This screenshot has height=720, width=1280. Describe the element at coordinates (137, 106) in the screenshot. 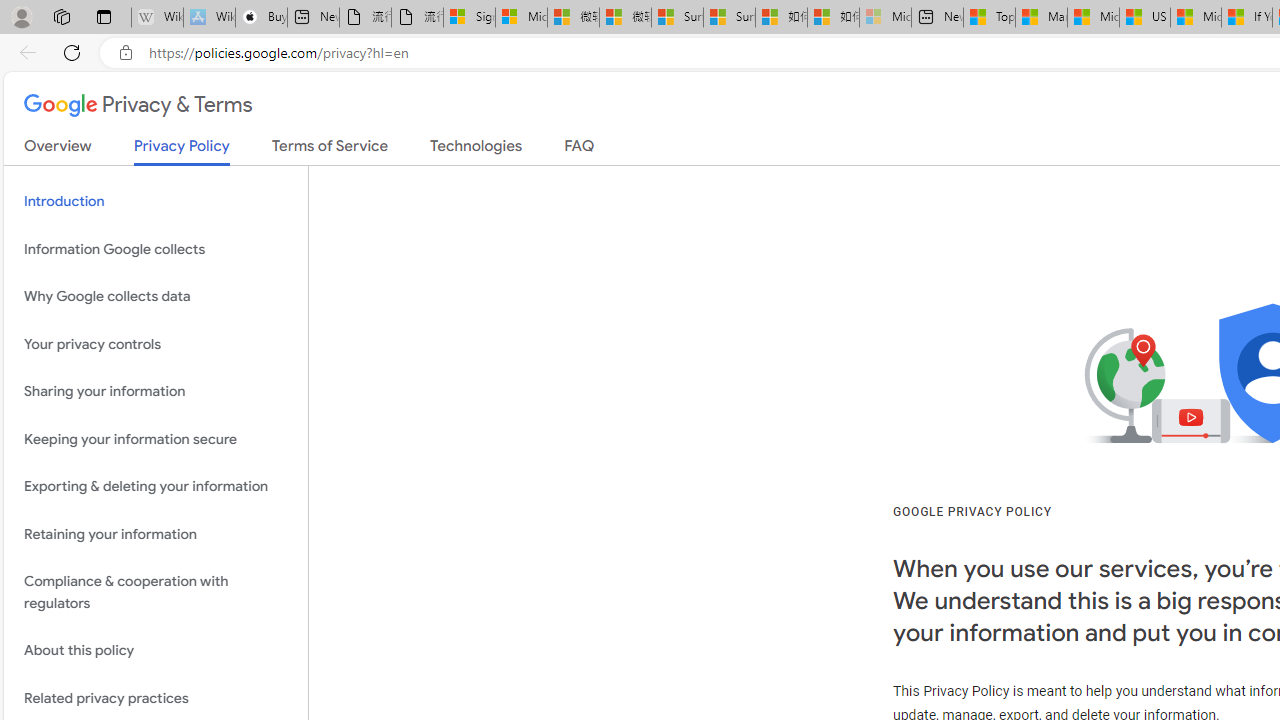

I see `'Privacy & Terms'` at that location.